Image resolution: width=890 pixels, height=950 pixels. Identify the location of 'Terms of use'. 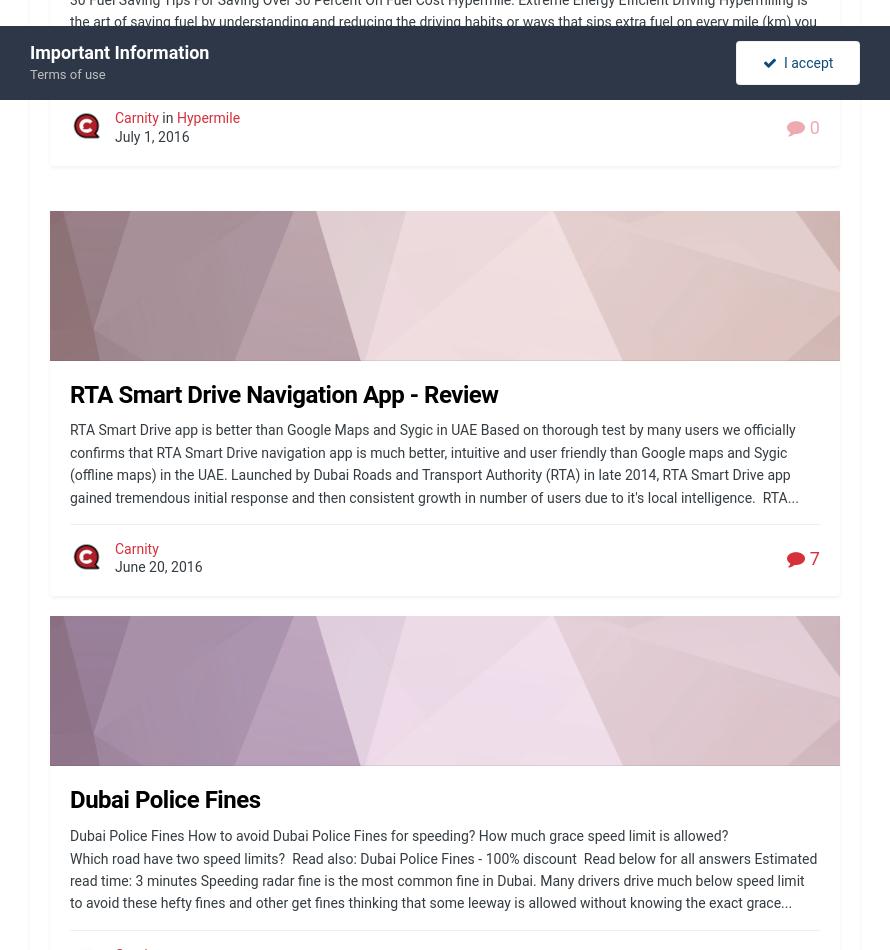
(29, 74).